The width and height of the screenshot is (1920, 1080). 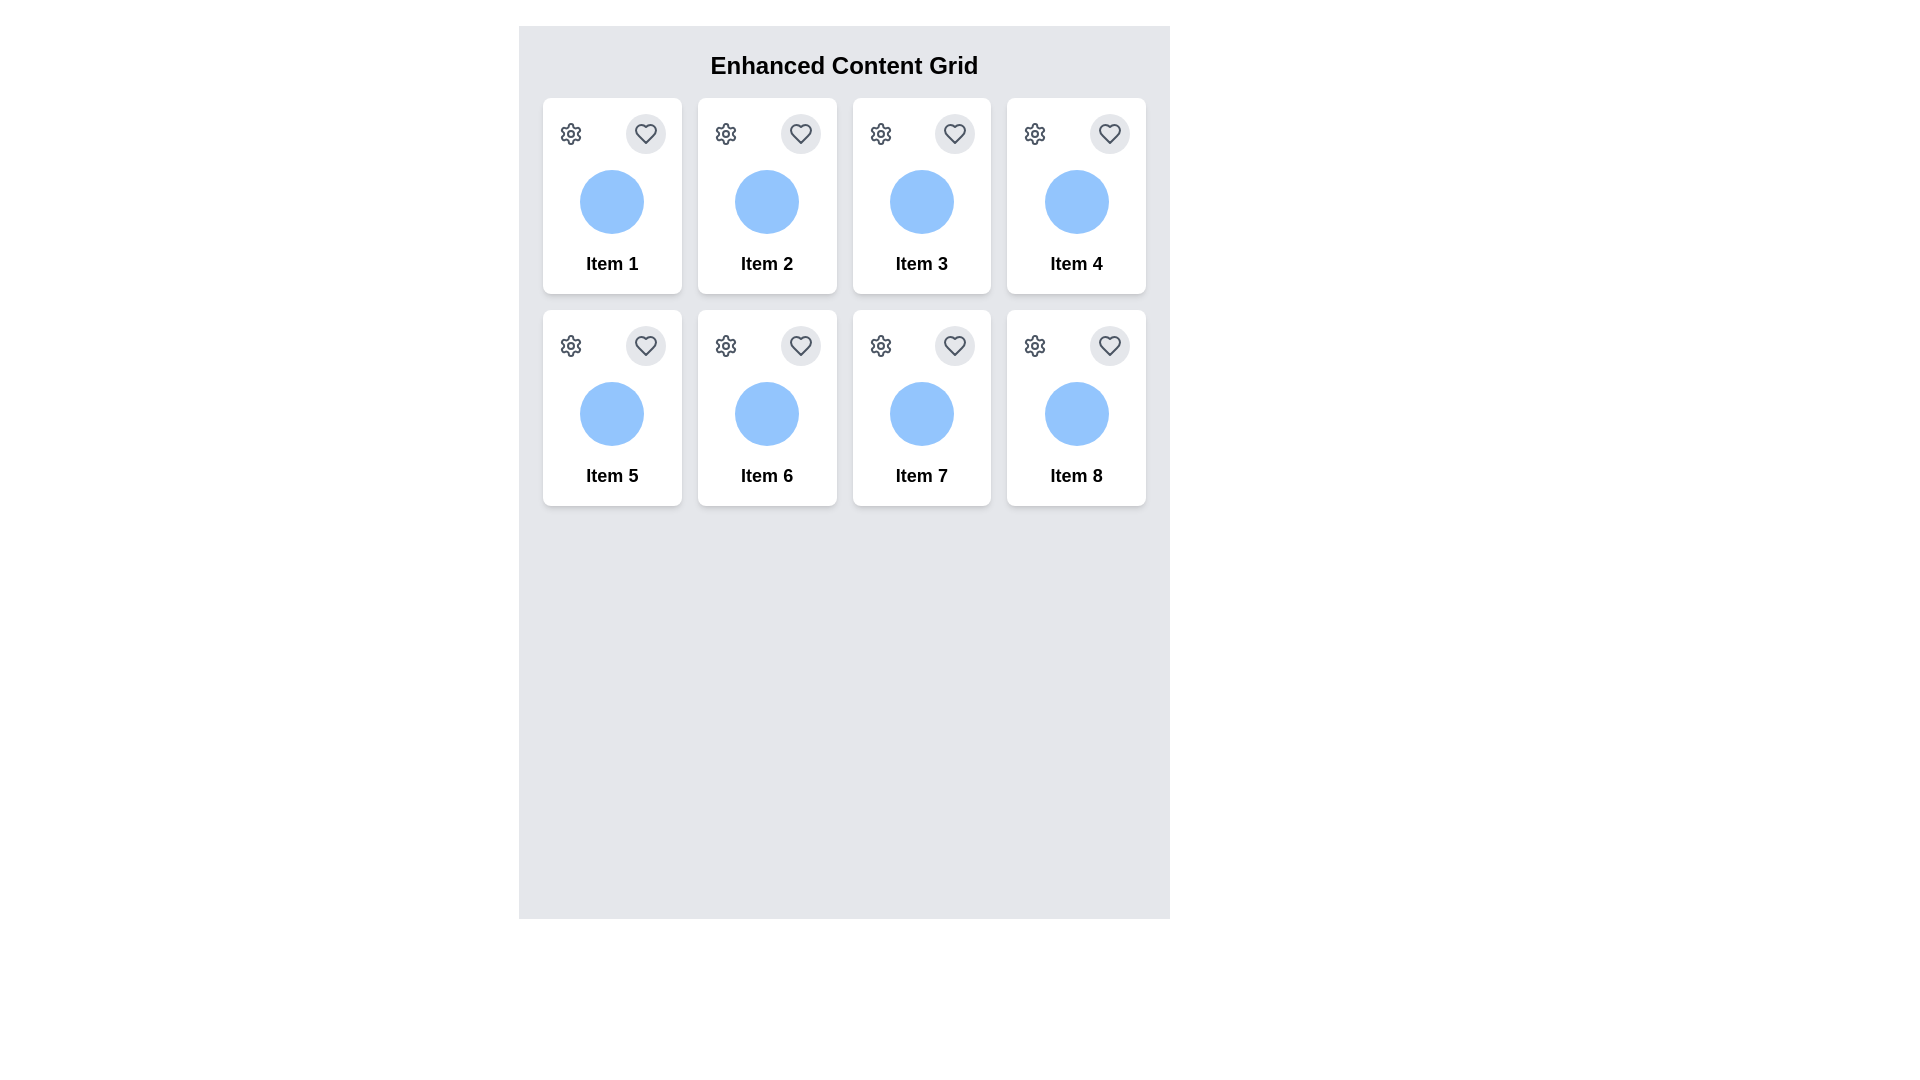 What do you see at coordinates (954, 134) in the screenshot?
I see `the heart icon located in the upper right corner of the 'Item 3' card to favorite the item` at bounding box center [954, 134].